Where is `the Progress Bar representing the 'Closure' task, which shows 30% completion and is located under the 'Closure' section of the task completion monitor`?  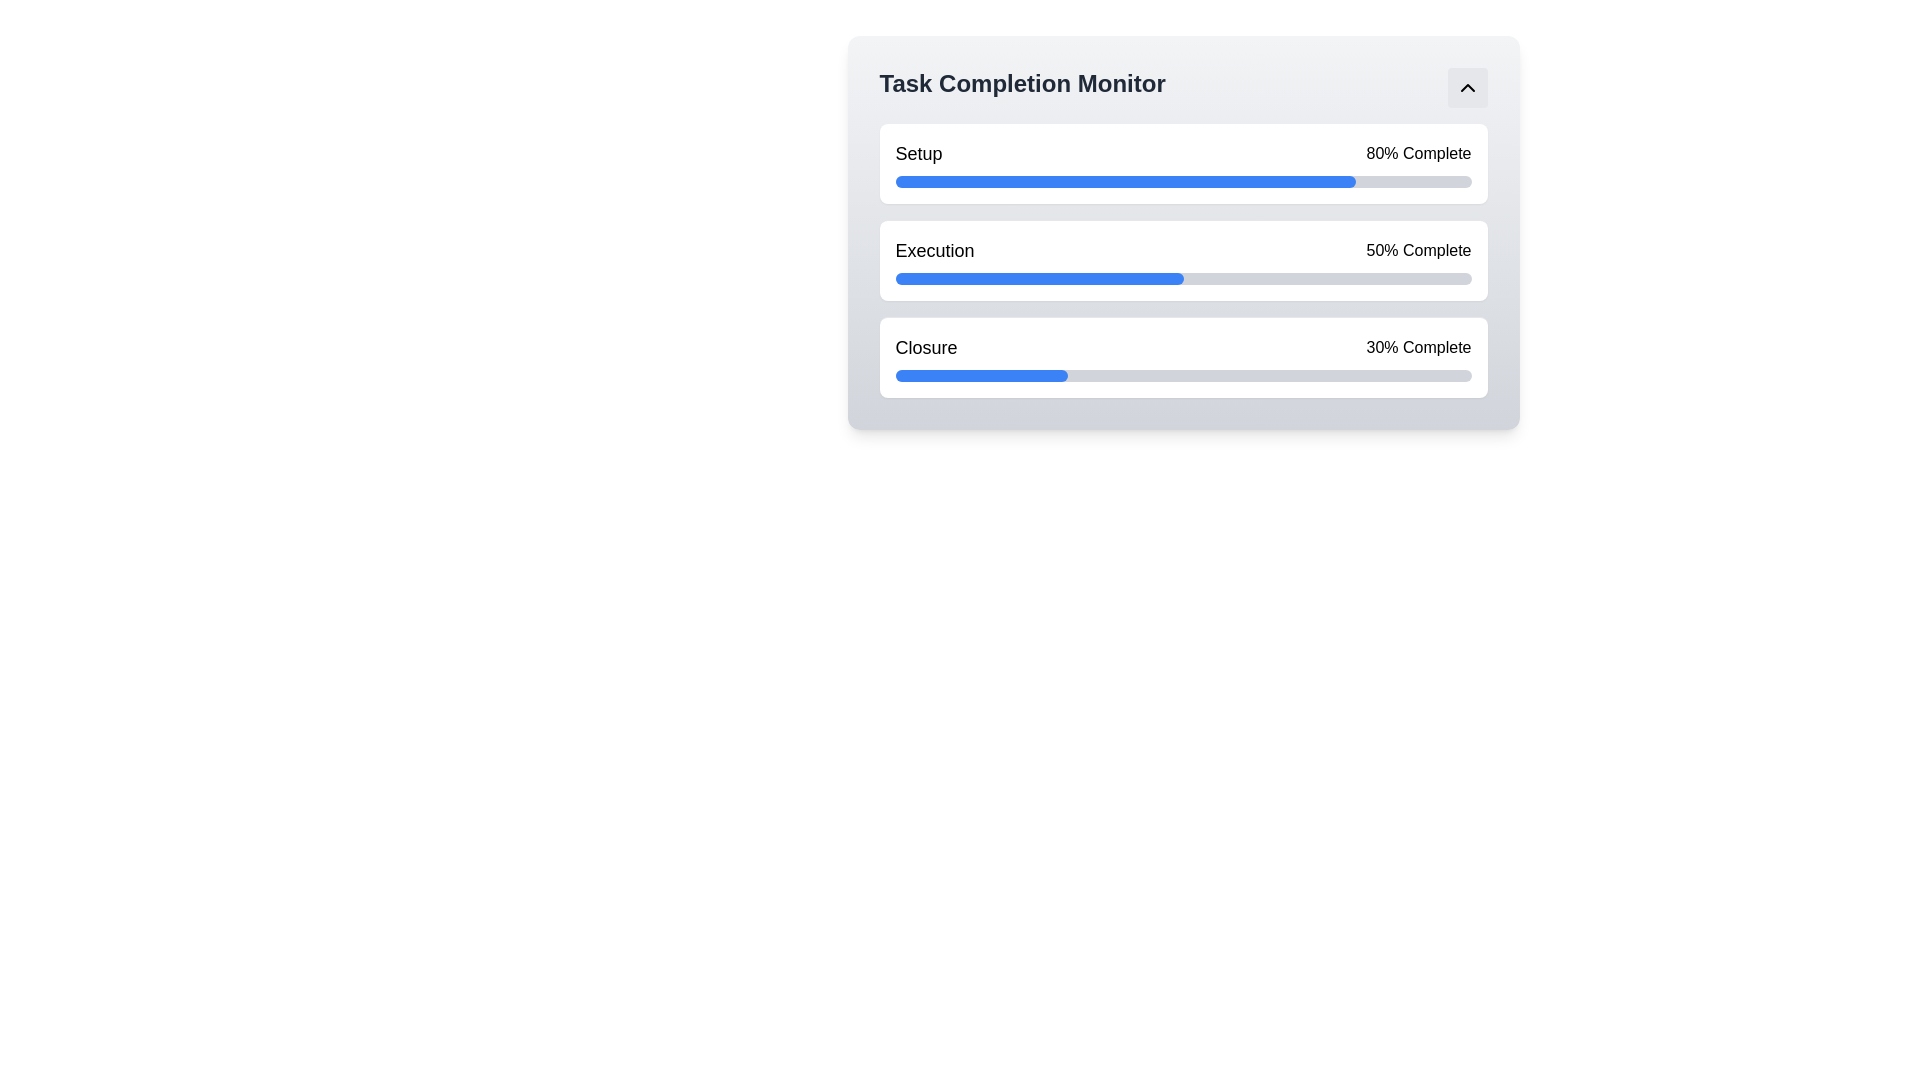 the Progress Bar representing the 'Closure' task, which shows 30% completion and is located under the 'Closure' section of the task completion monitor is located at coordinates (1183, 375).